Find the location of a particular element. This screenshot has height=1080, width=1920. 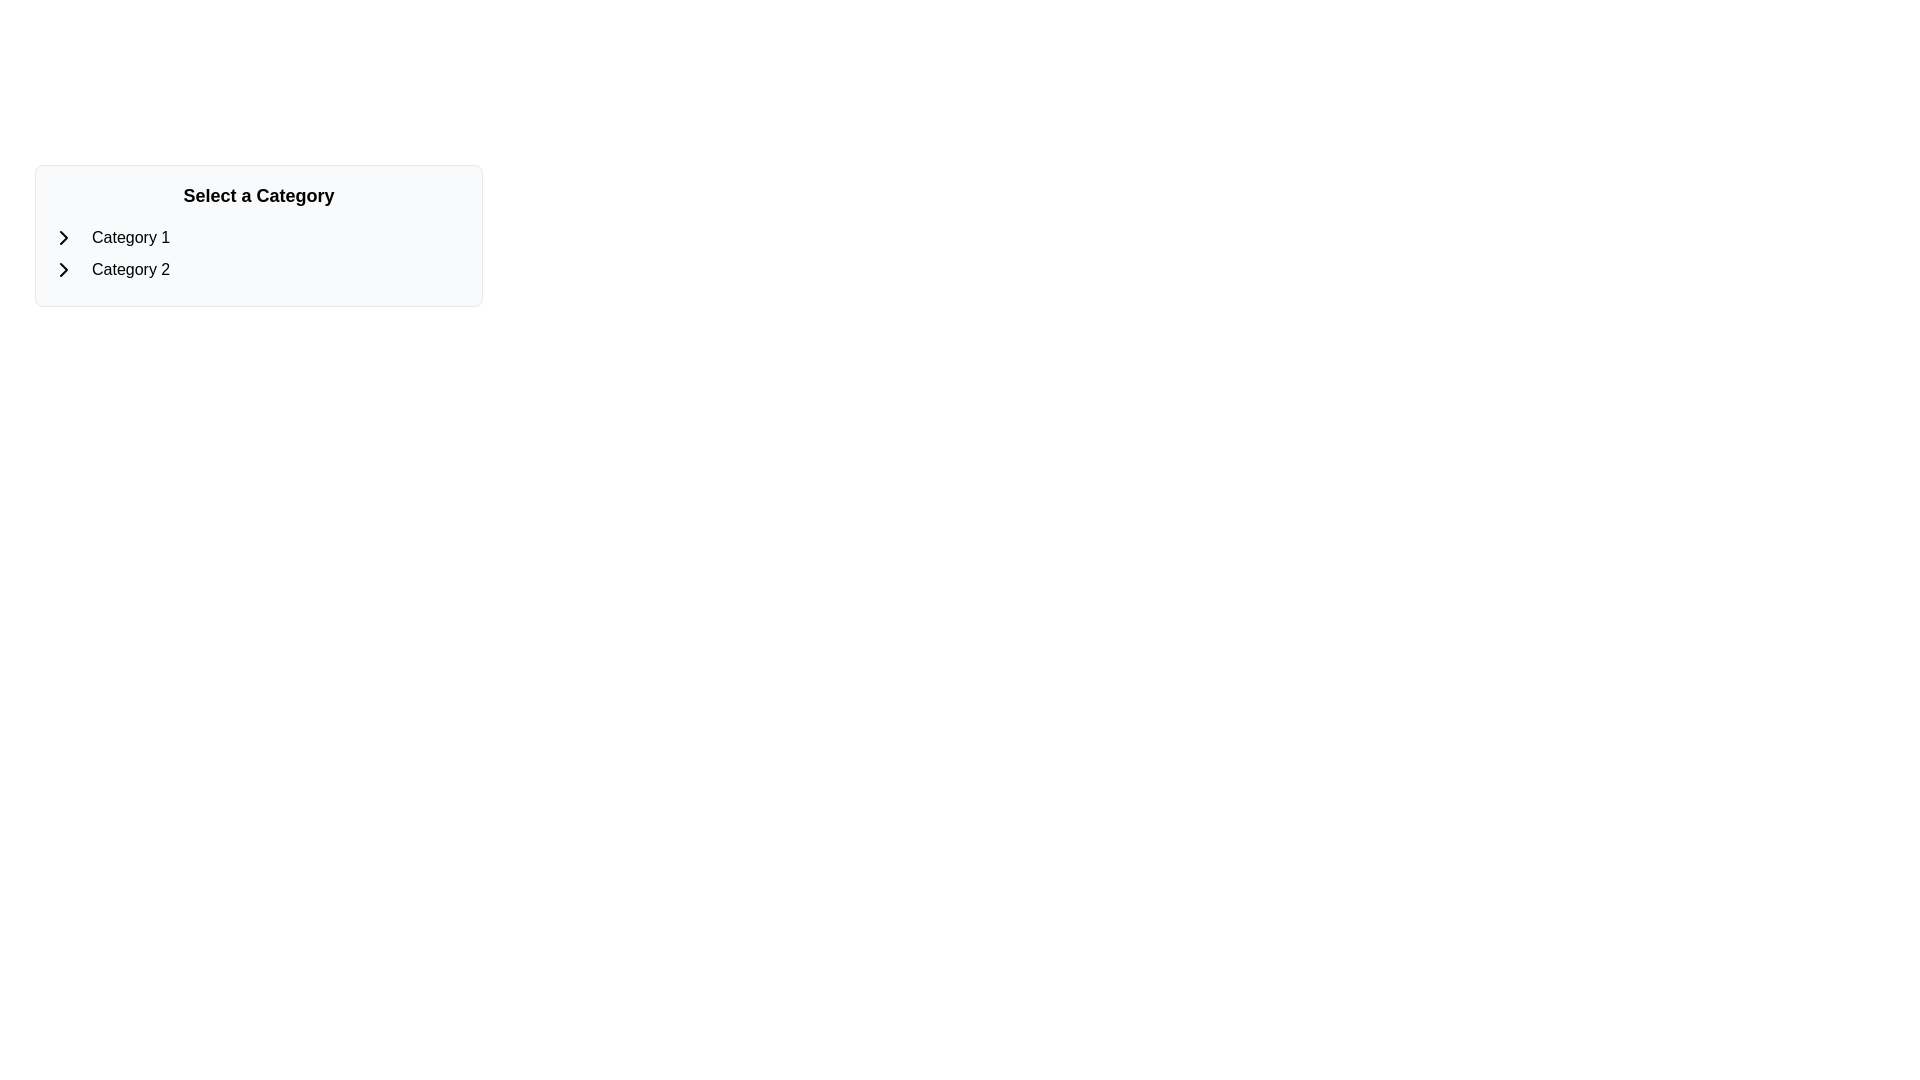

the button with a chevron pointing to the right, located to the left of the 'Category 1' text in the 'Select a Category' group is located at coordinates (63, 237).